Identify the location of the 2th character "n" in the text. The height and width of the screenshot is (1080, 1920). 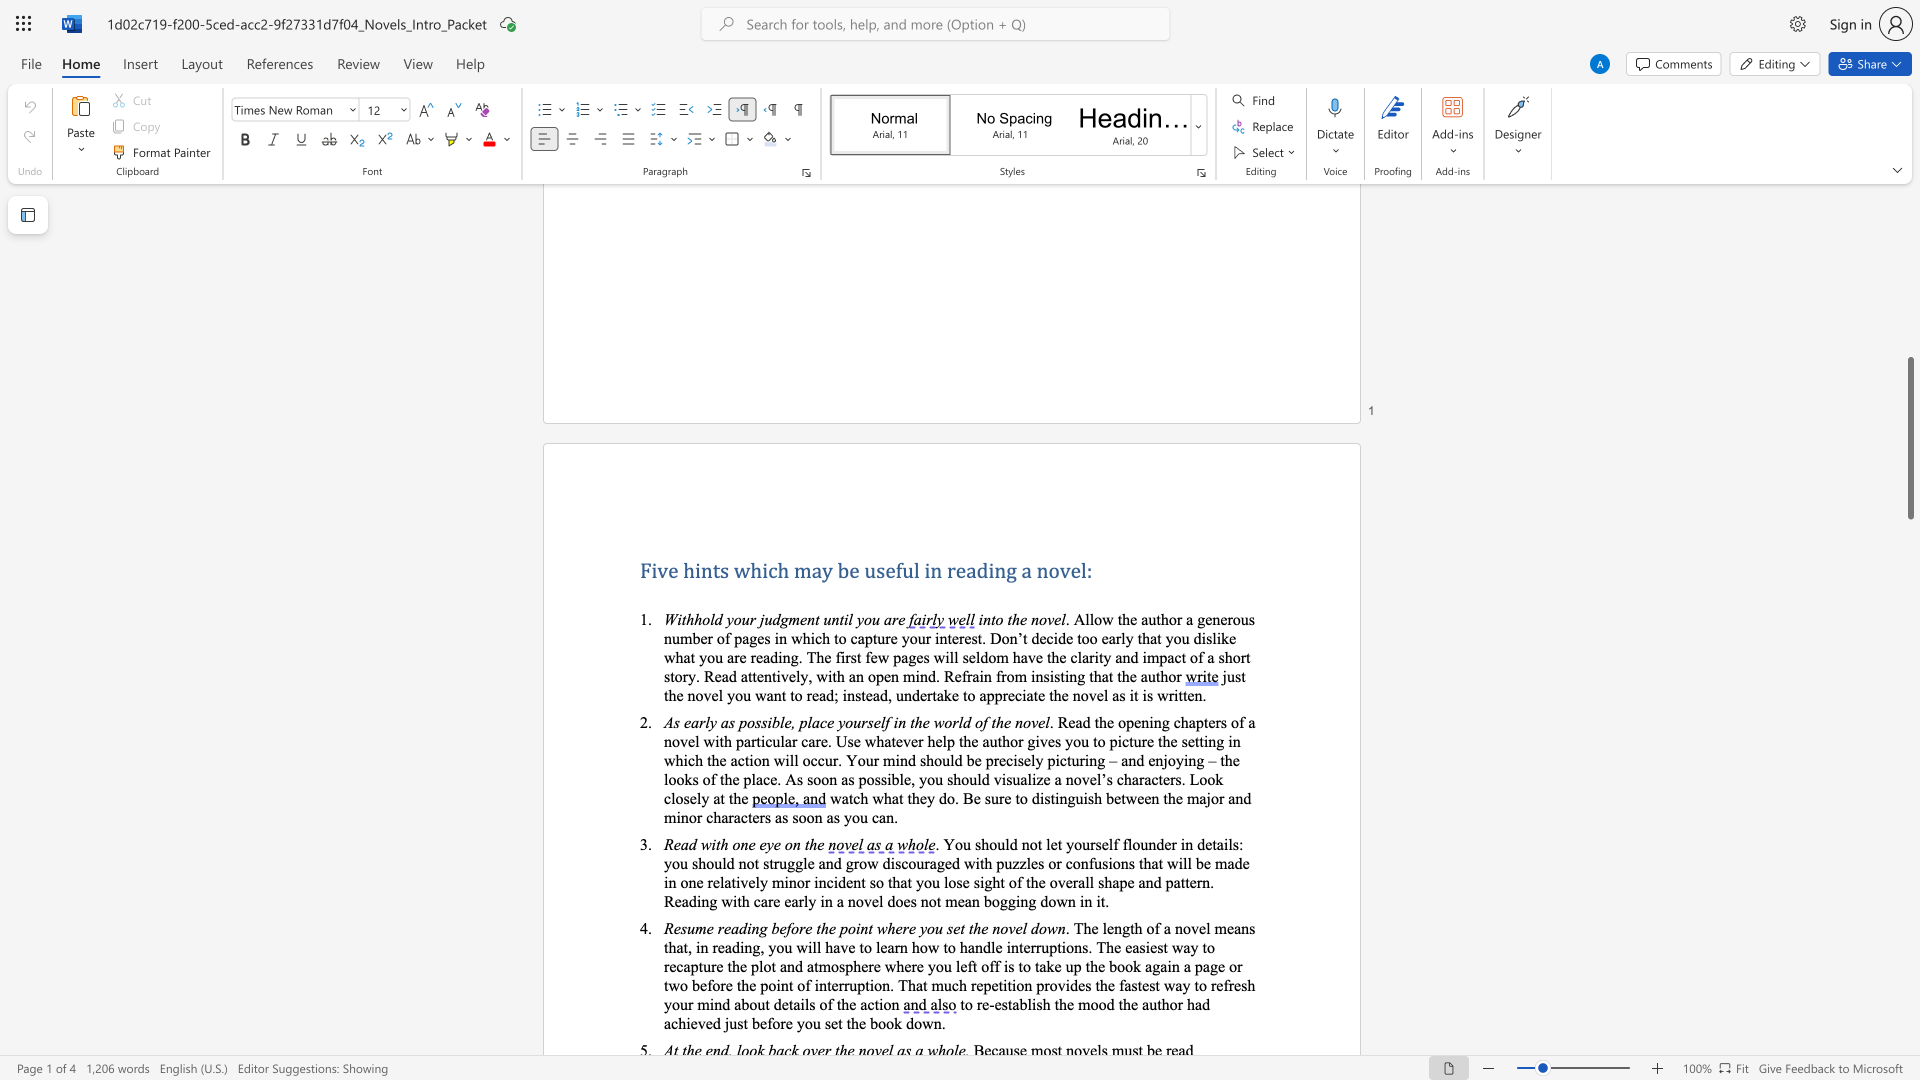
(1035, 618).